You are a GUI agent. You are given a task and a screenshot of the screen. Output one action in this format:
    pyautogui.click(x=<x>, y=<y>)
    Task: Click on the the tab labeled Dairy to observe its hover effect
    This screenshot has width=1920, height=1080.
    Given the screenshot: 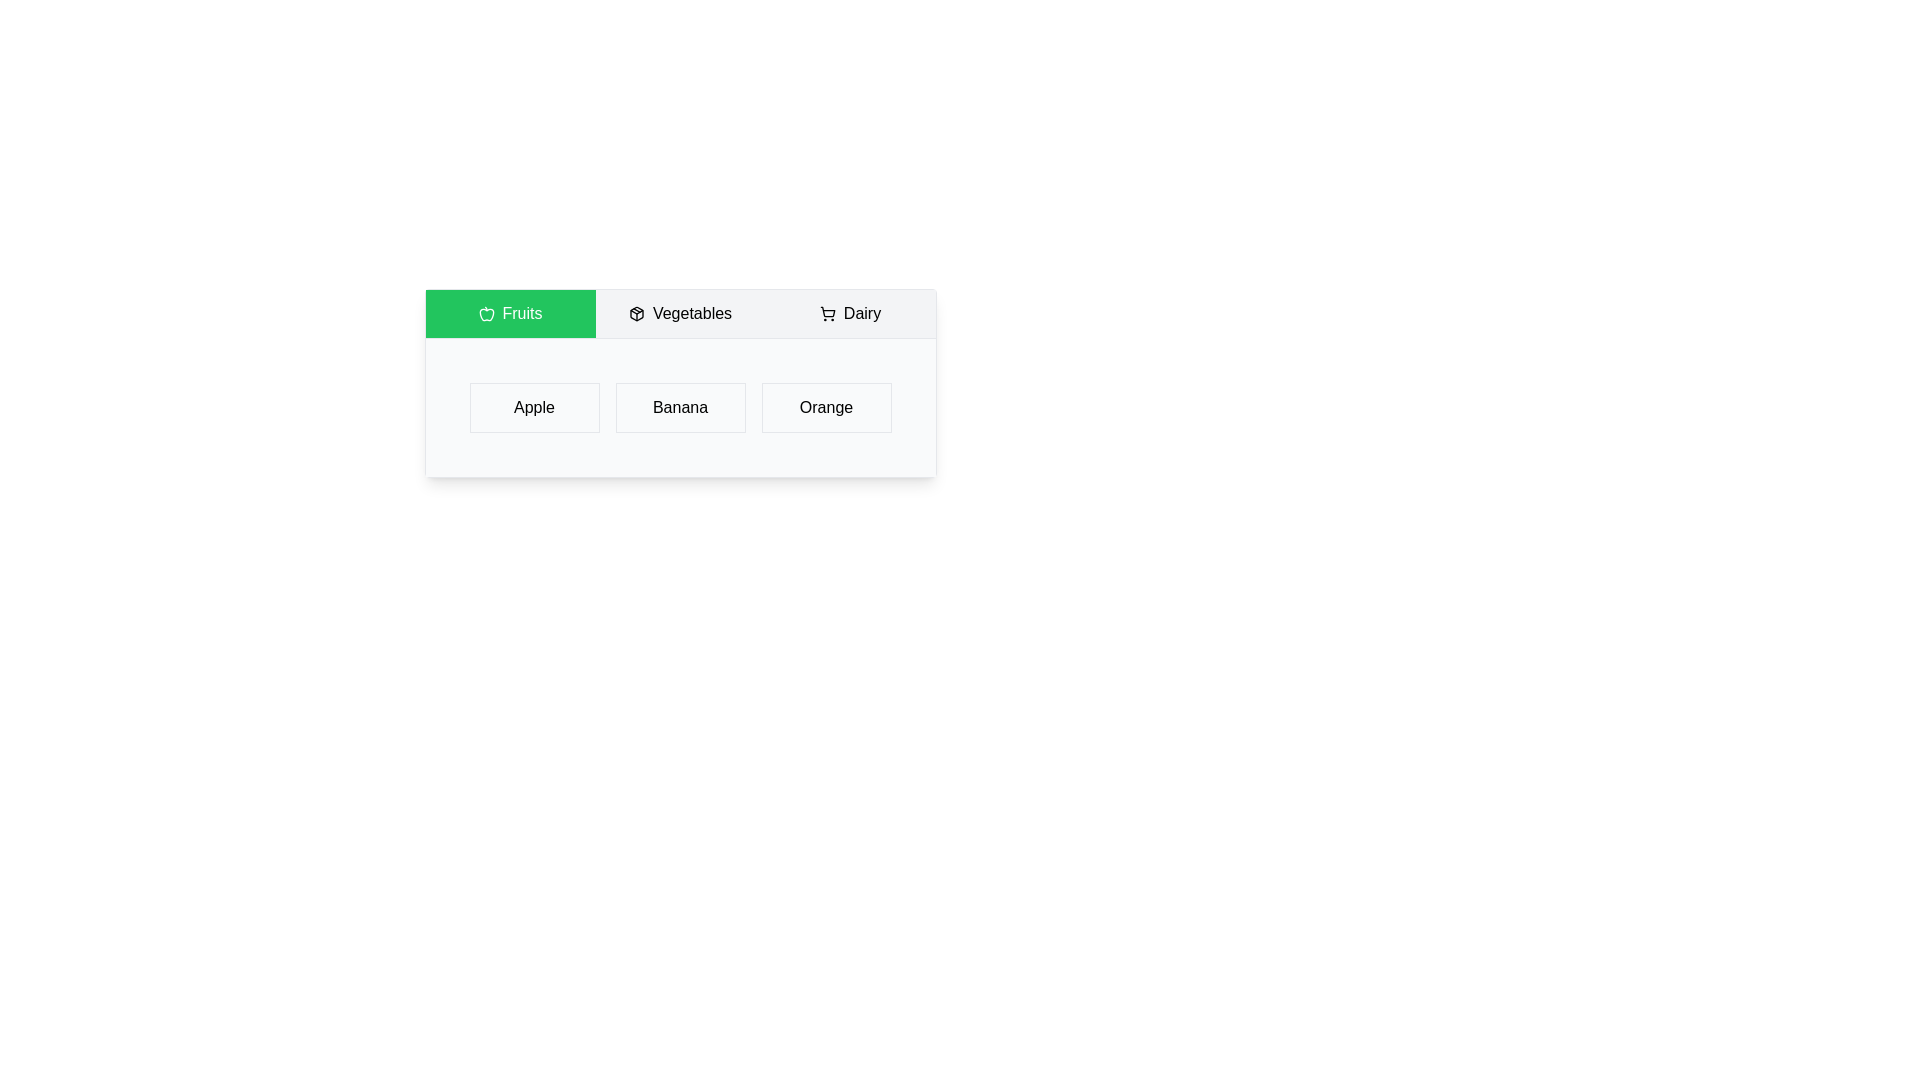 What is the action you would take?
    pyautogui.click(x=850, y=313)
    